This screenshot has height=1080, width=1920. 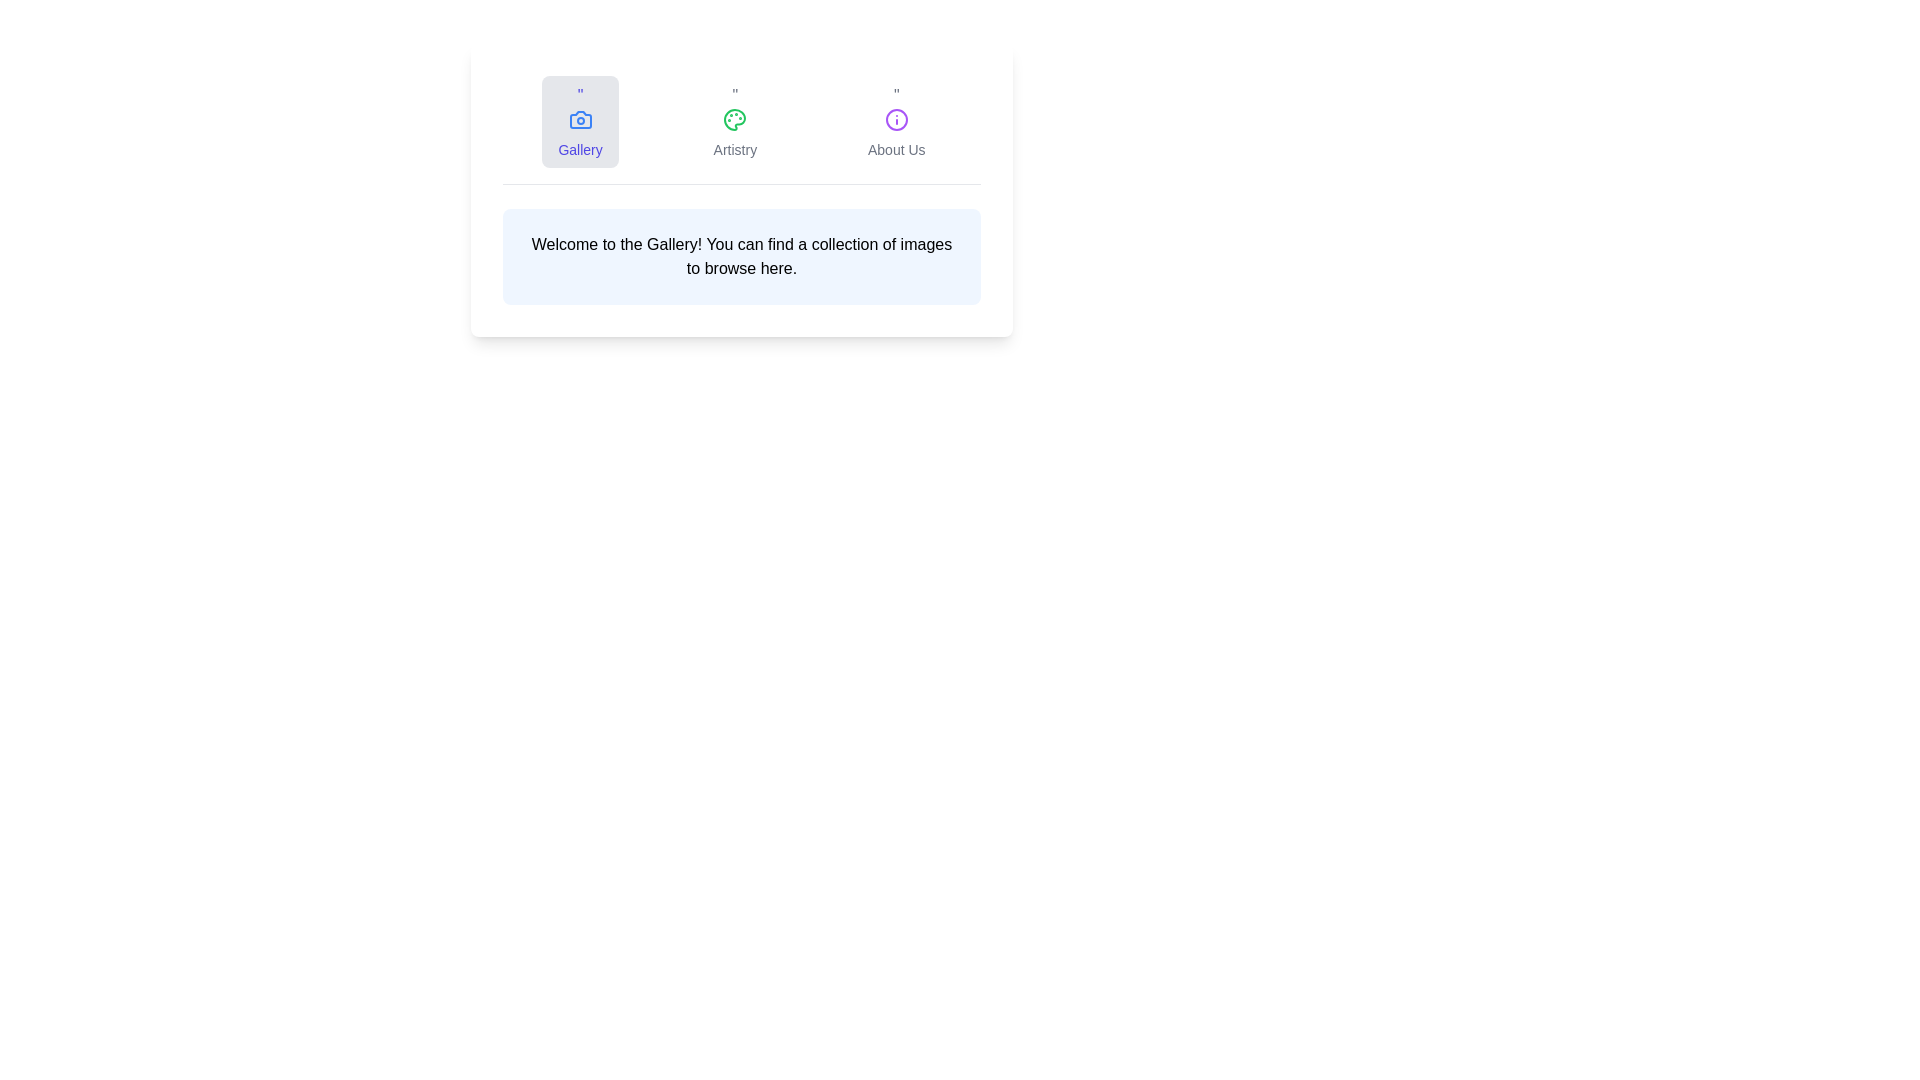 What do you see at coordinates (579, 122) in the screenshot?
I see `the tab button labeled Gallery to observe the hover effect` at bounding box center [579, 122].